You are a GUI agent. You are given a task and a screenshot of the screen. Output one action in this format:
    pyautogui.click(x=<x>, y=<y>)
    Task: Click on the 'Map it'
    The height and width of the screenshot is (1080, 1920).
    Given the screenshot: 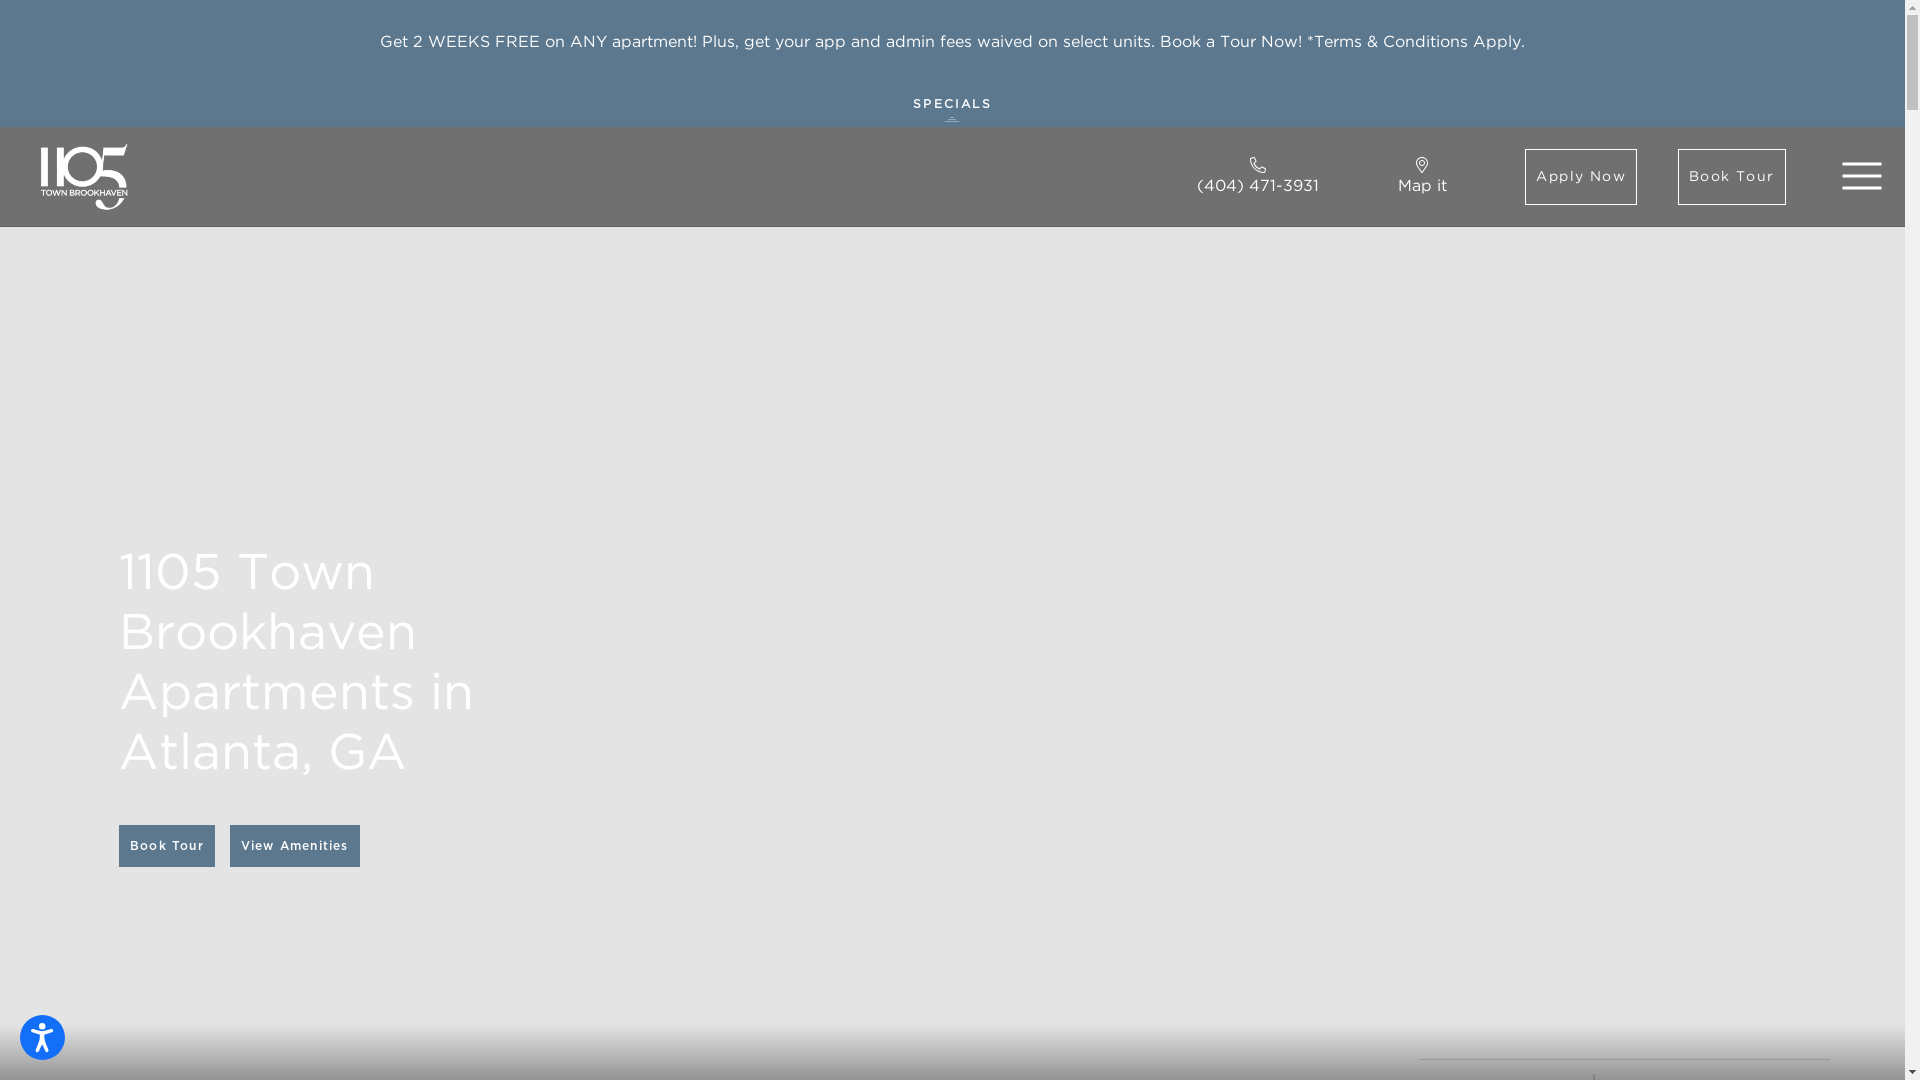 What is the action you would take?
    pyautogui.click(x=1421, y=176)
    